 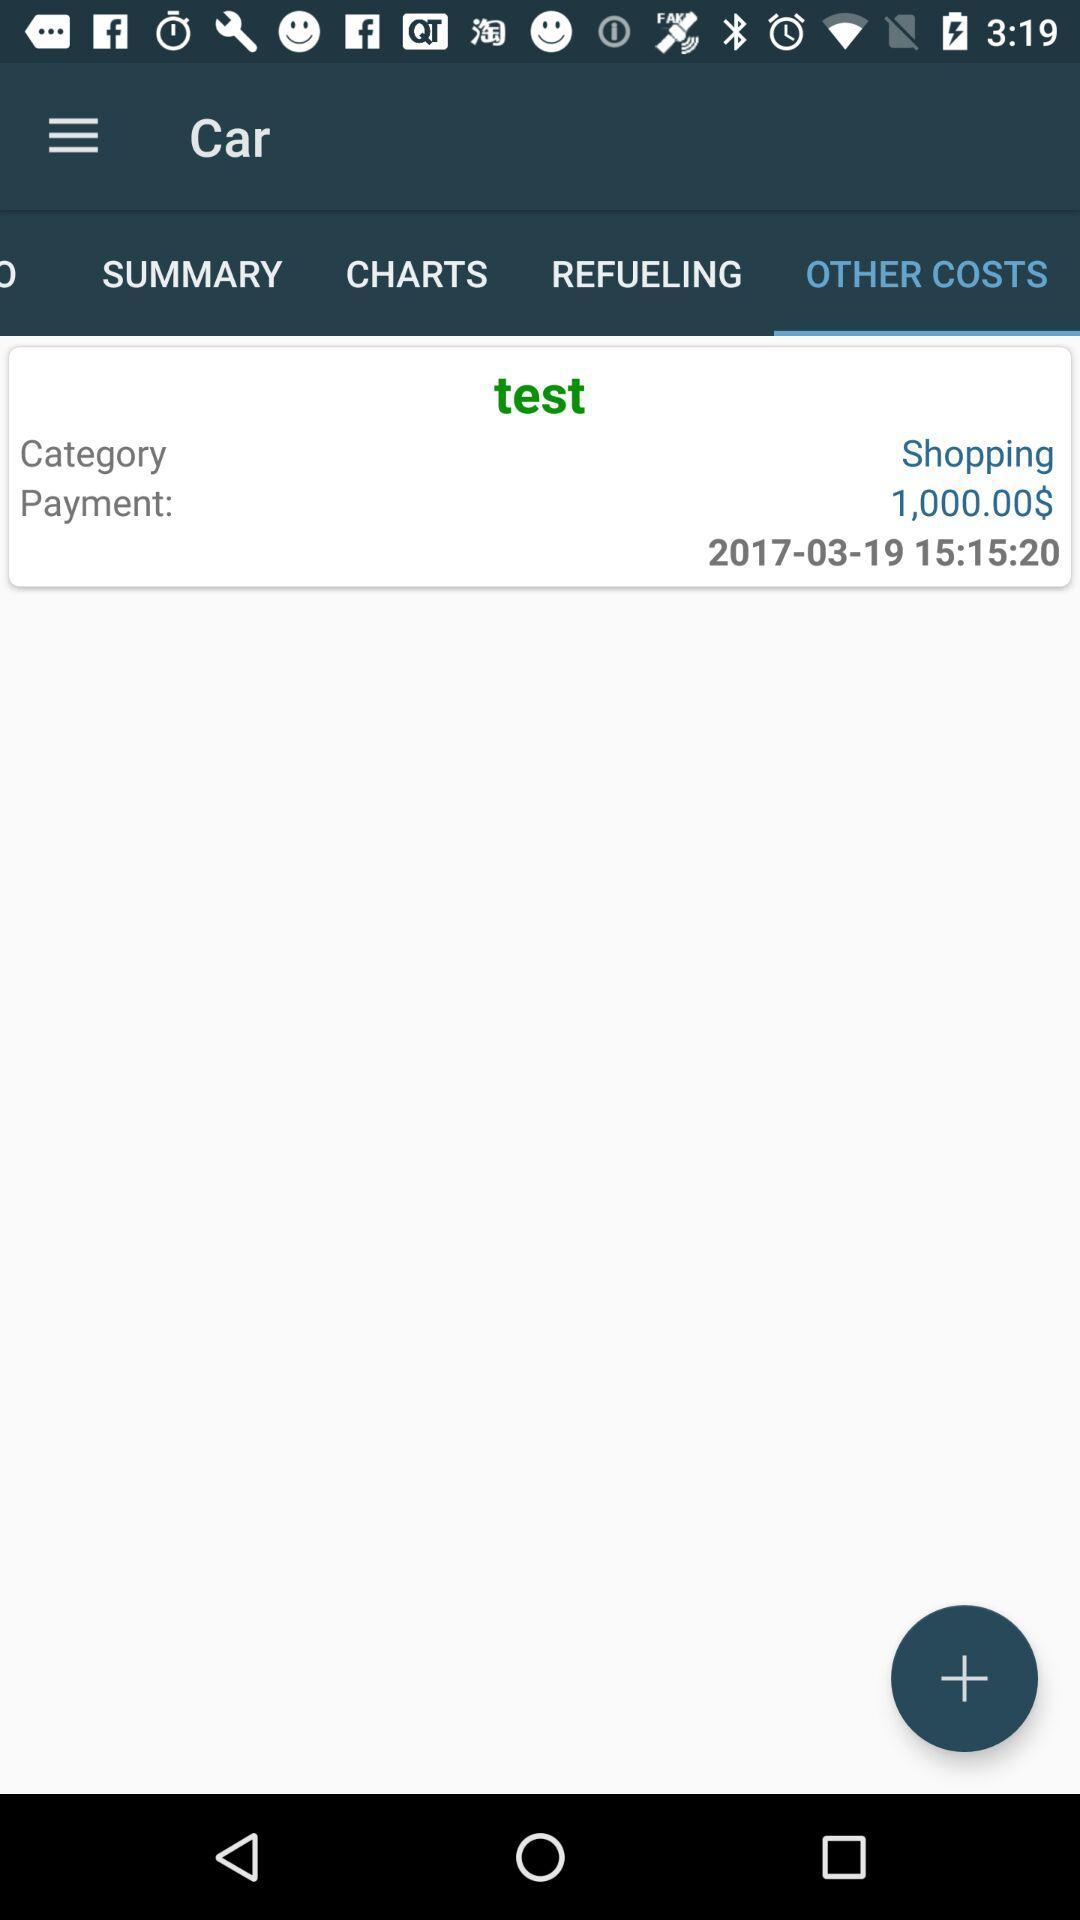 I want to click on the test item, so click(x=540, y=392).